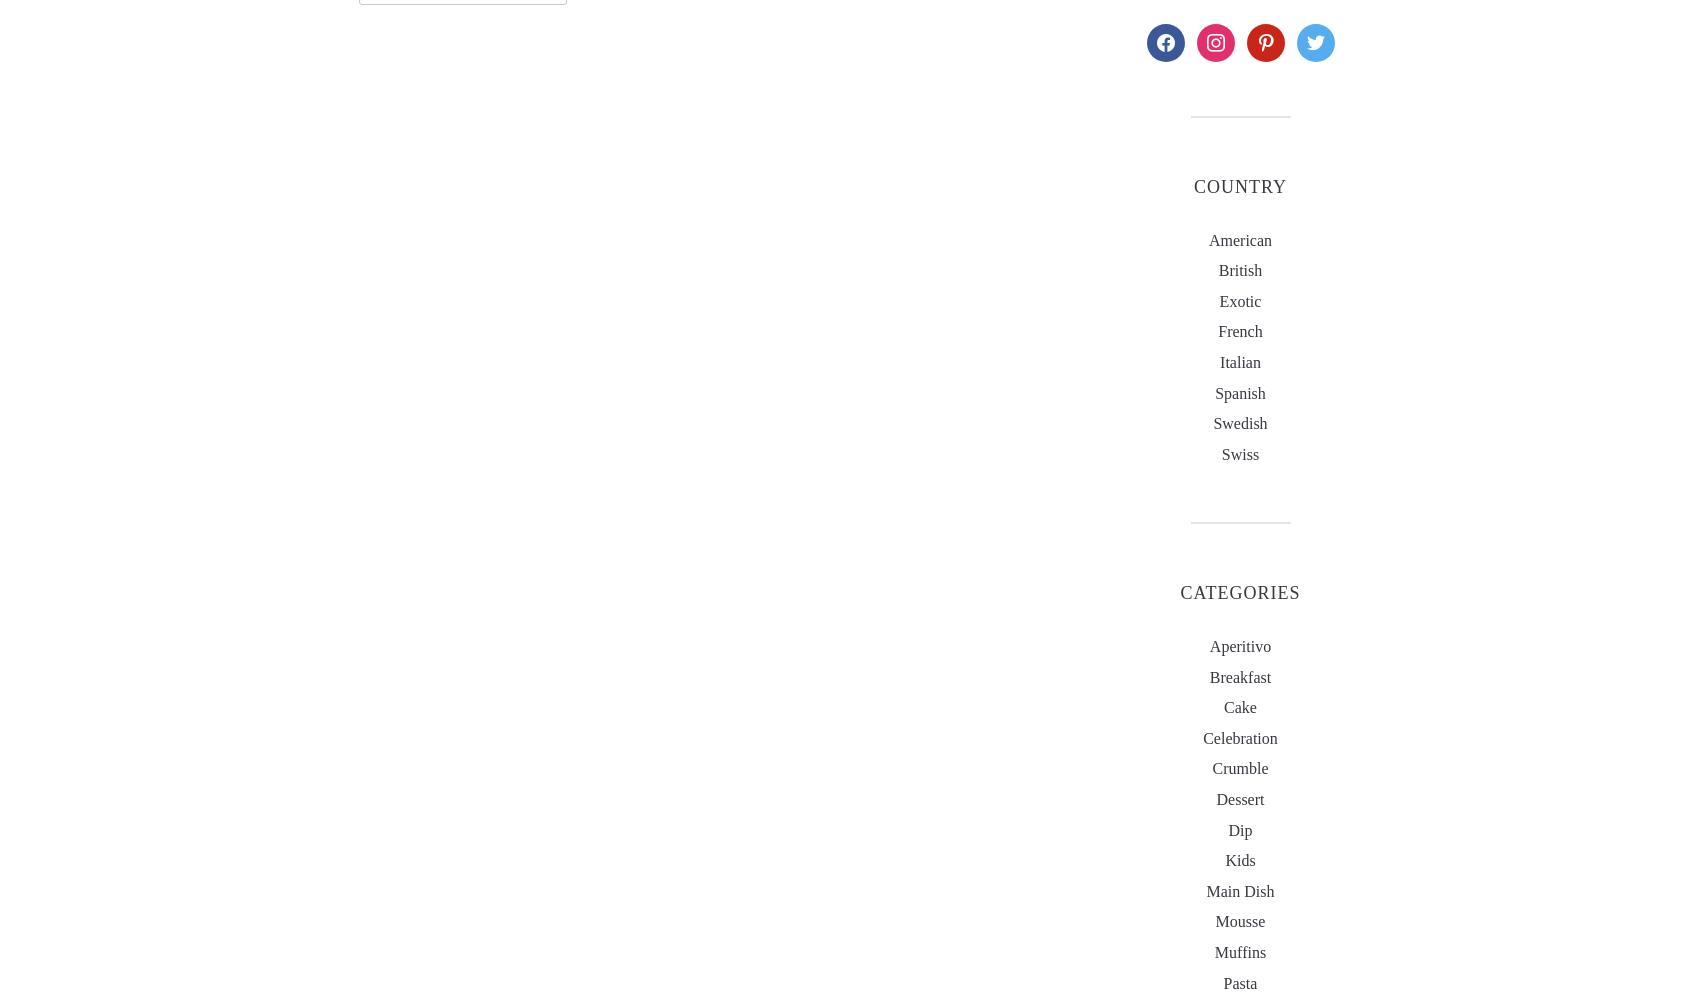 This screenshot has height=1001, width=1706. Describe the element at coordinates (1239, 890) in the screenshot. I see `'main dish'` at that location.